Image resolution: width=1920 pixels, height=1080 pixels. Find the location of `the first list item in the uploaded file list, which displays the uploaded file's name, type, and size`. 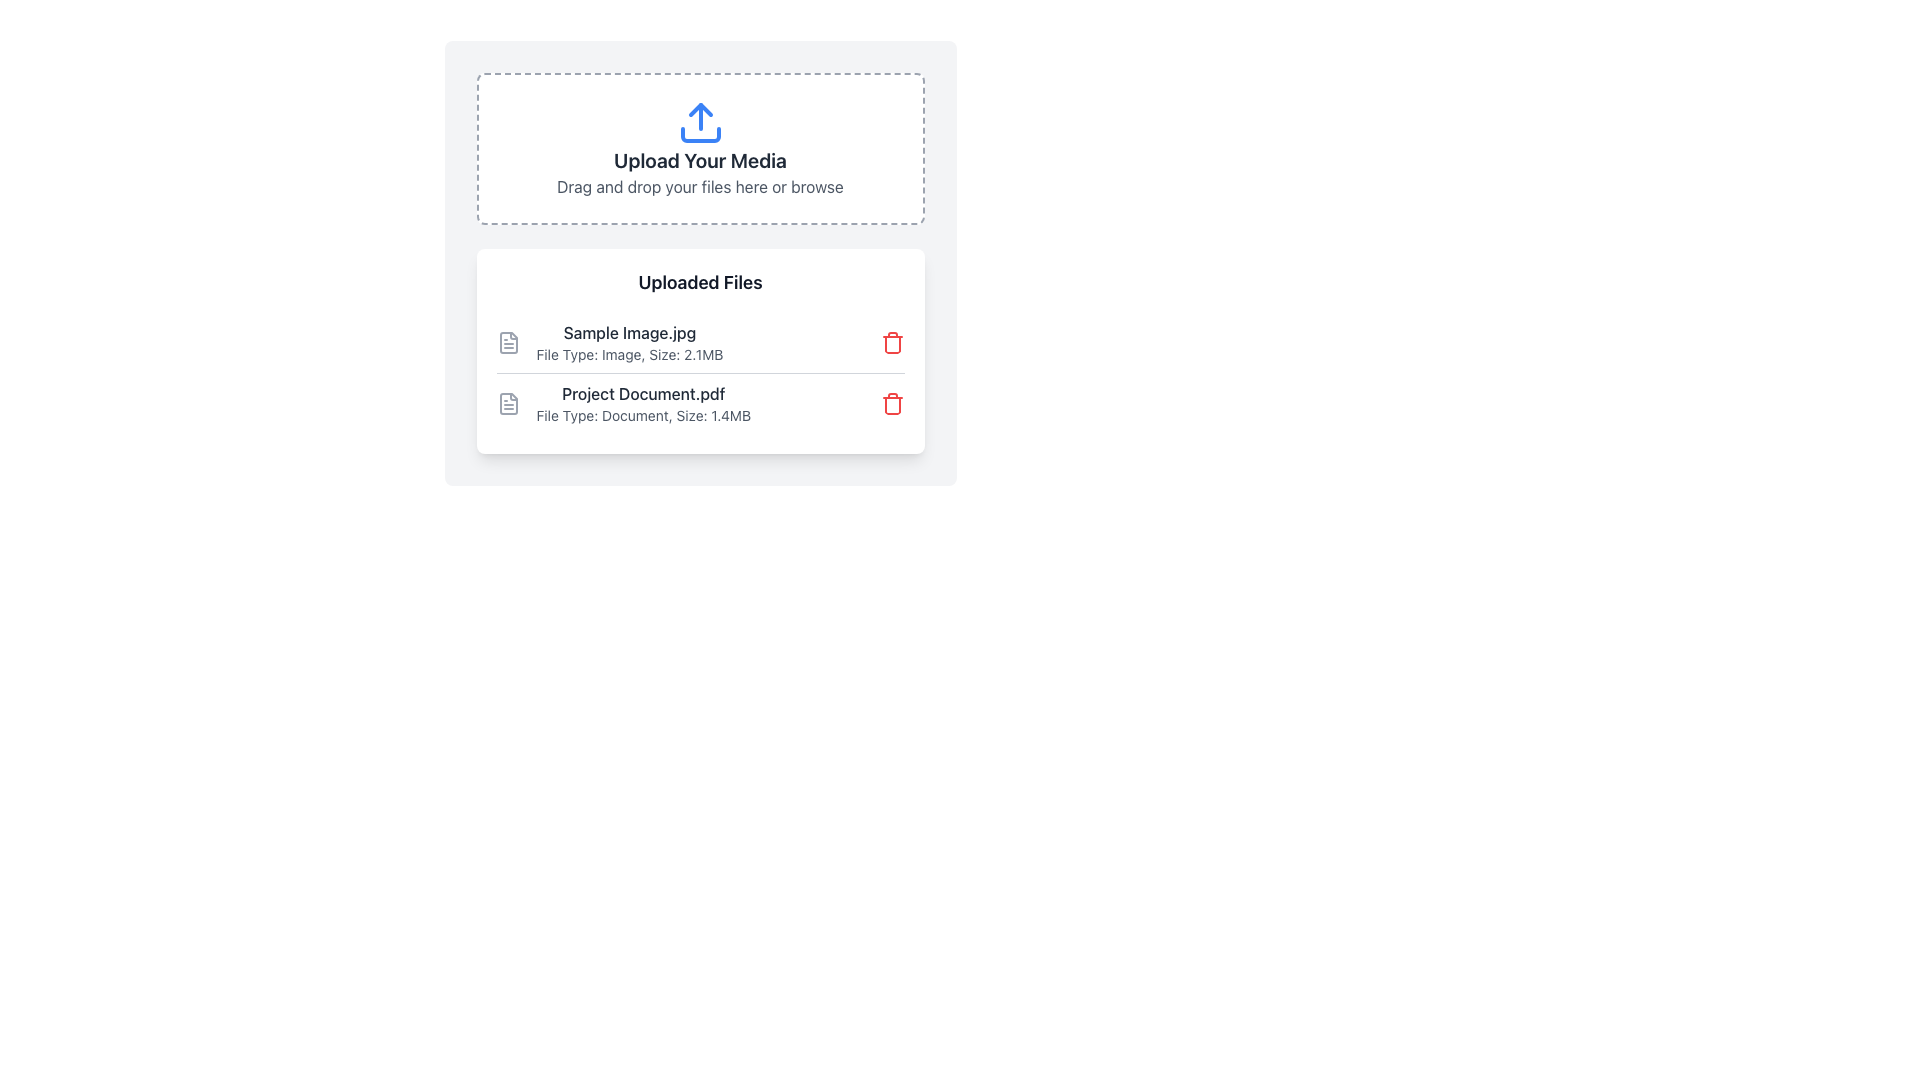

the first list item in the uploaded file list, which displays the uploaded file's name, type, and size is located at coordinates (608, 342).